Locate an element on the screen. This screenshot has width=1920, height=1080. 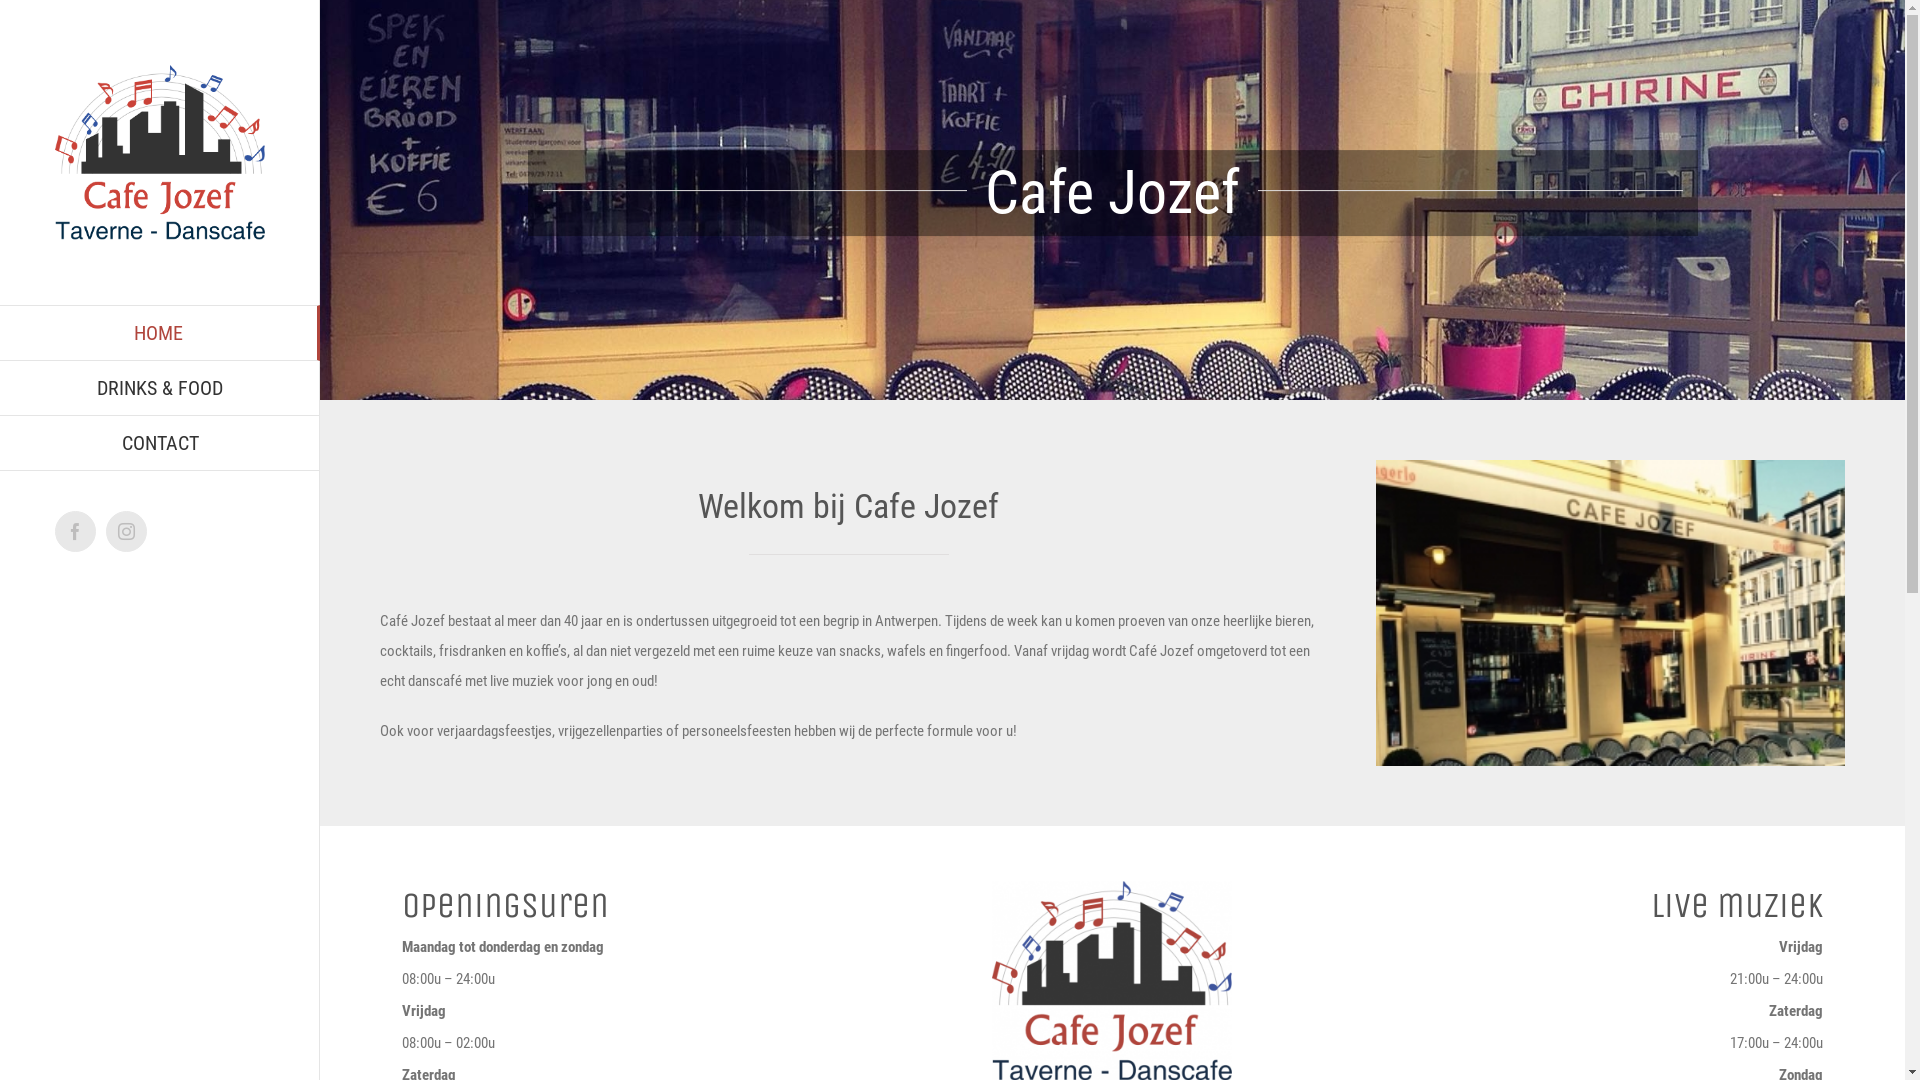
'Facebook' is located at coordinates (75, 530).